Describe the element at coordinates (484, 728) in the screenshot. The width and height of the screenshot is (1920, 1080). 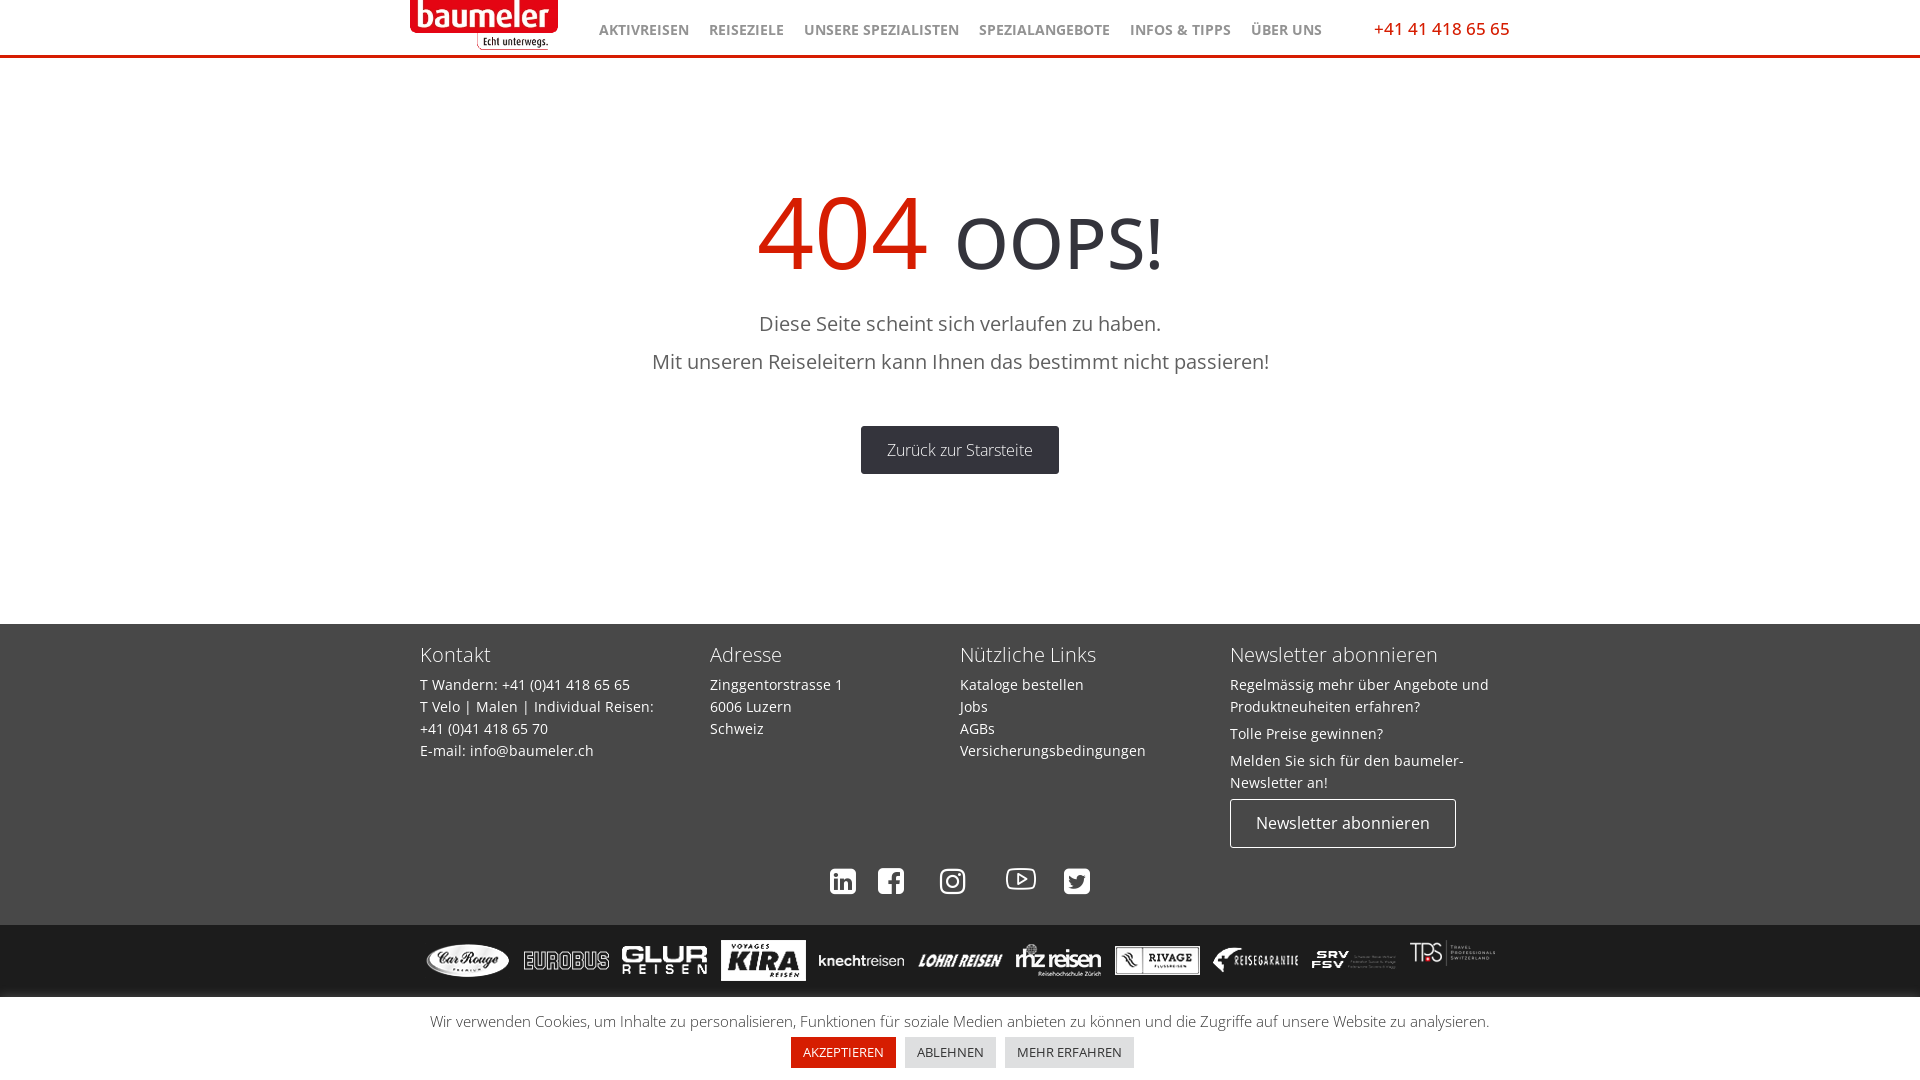
I see `'+41 (0)41 418 65 70'` at that location.